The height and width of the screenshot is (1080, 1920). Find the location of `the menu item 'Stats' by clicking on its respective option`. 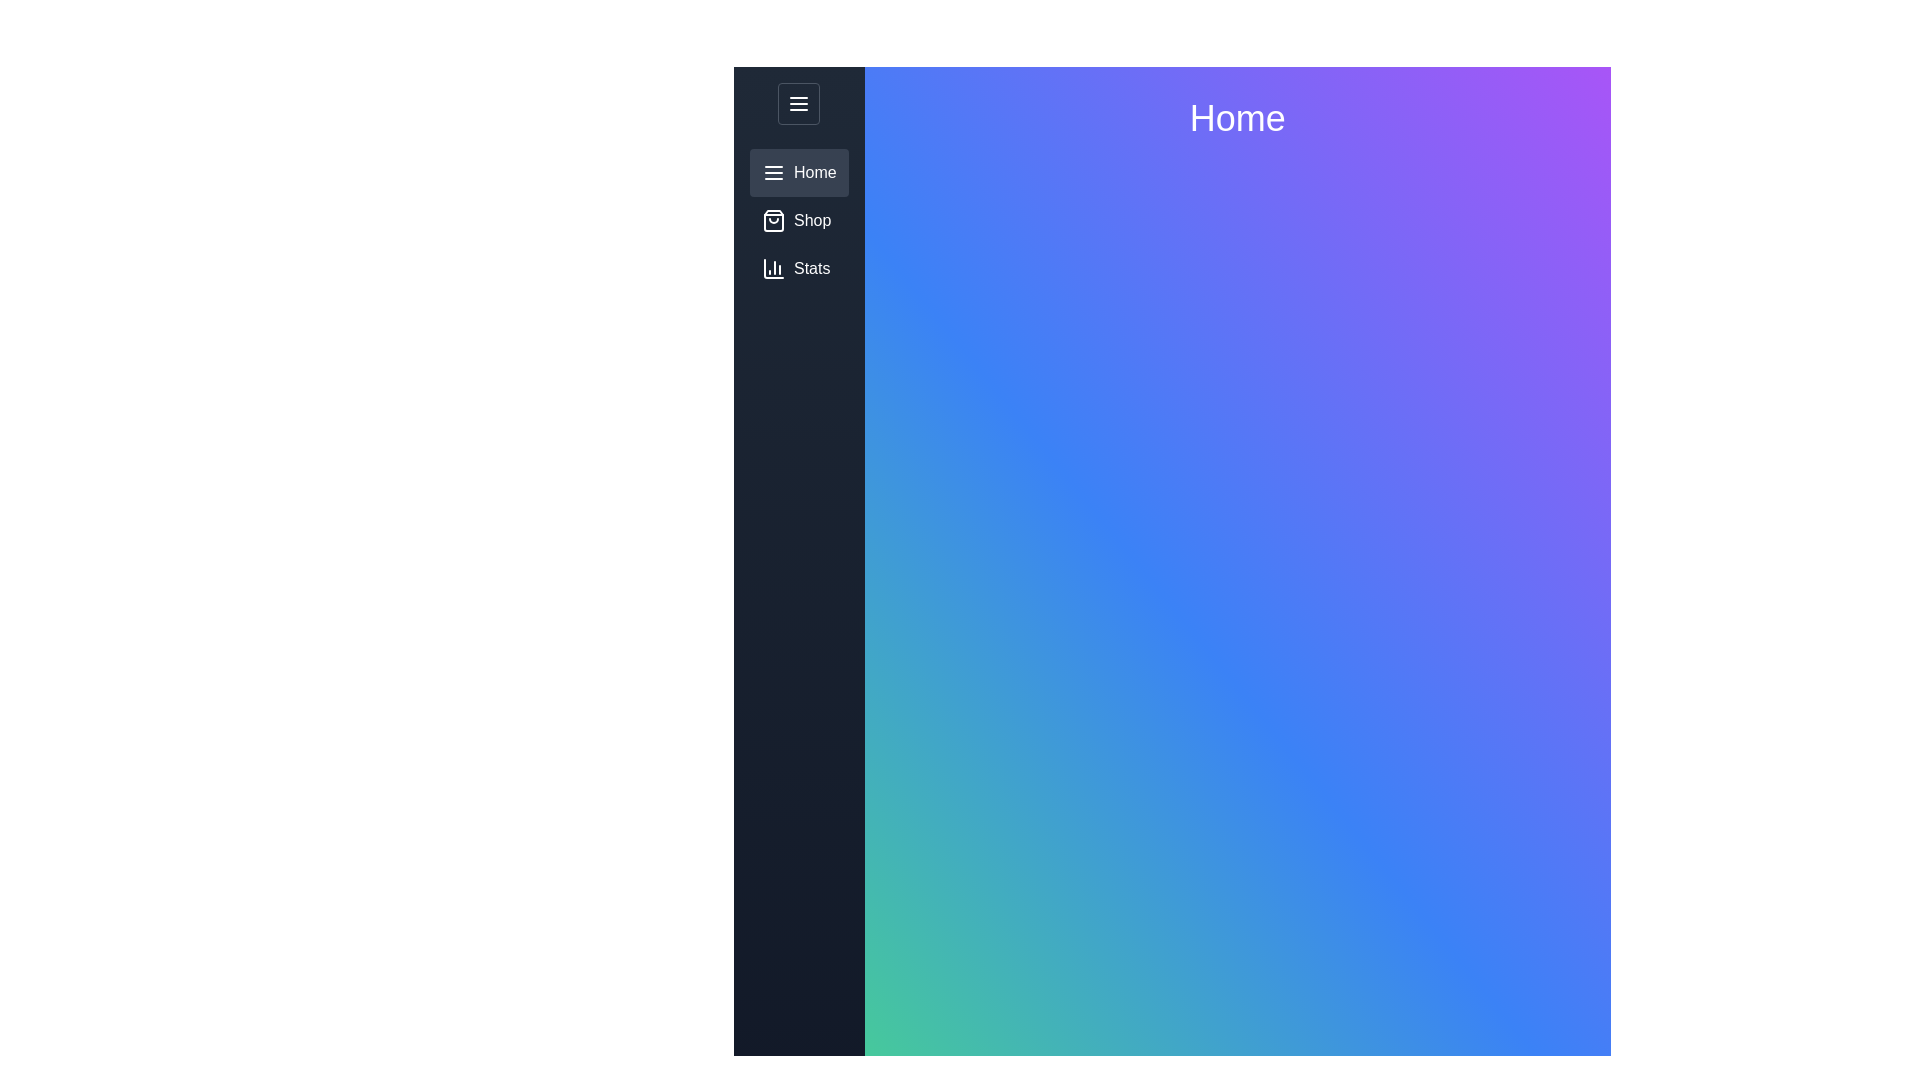

the menu item 'Stats' by clicking on its respective option is located at coordinates (797, 268).